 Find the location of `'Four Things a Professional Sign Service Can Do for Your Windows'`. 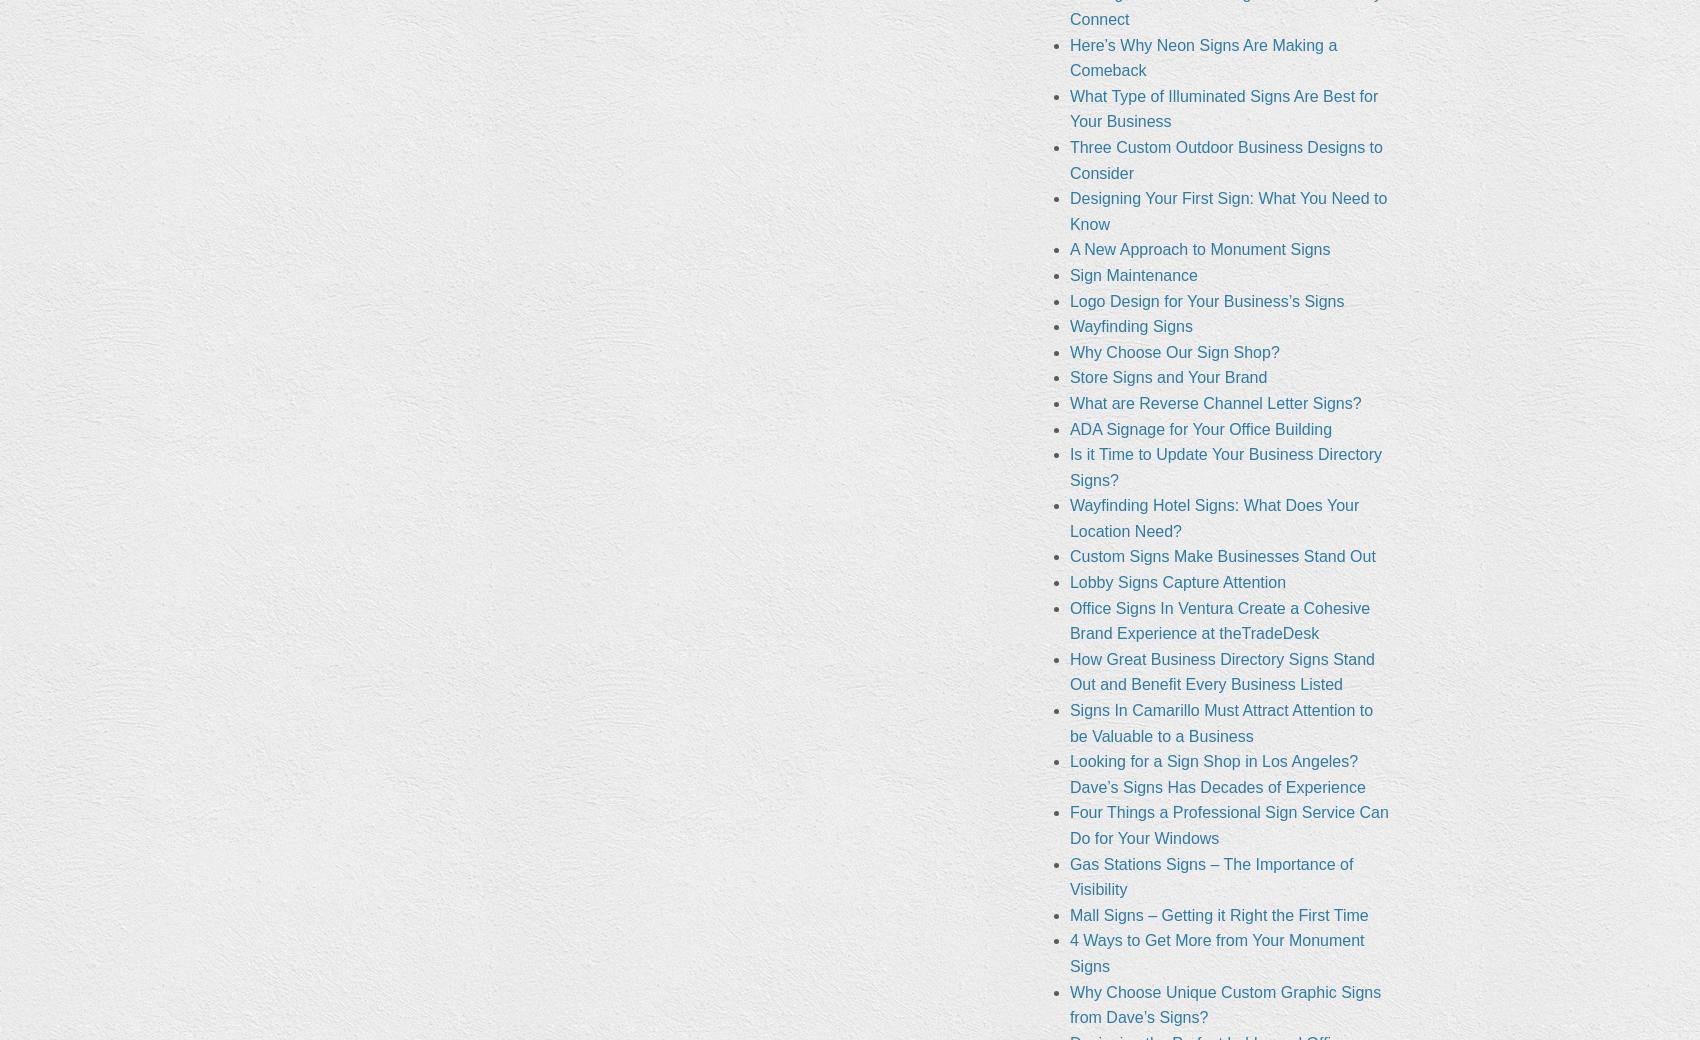

'Four Things a Professional Sign Service Can Do for Your Windows' is located at coordinates (1227, 824).